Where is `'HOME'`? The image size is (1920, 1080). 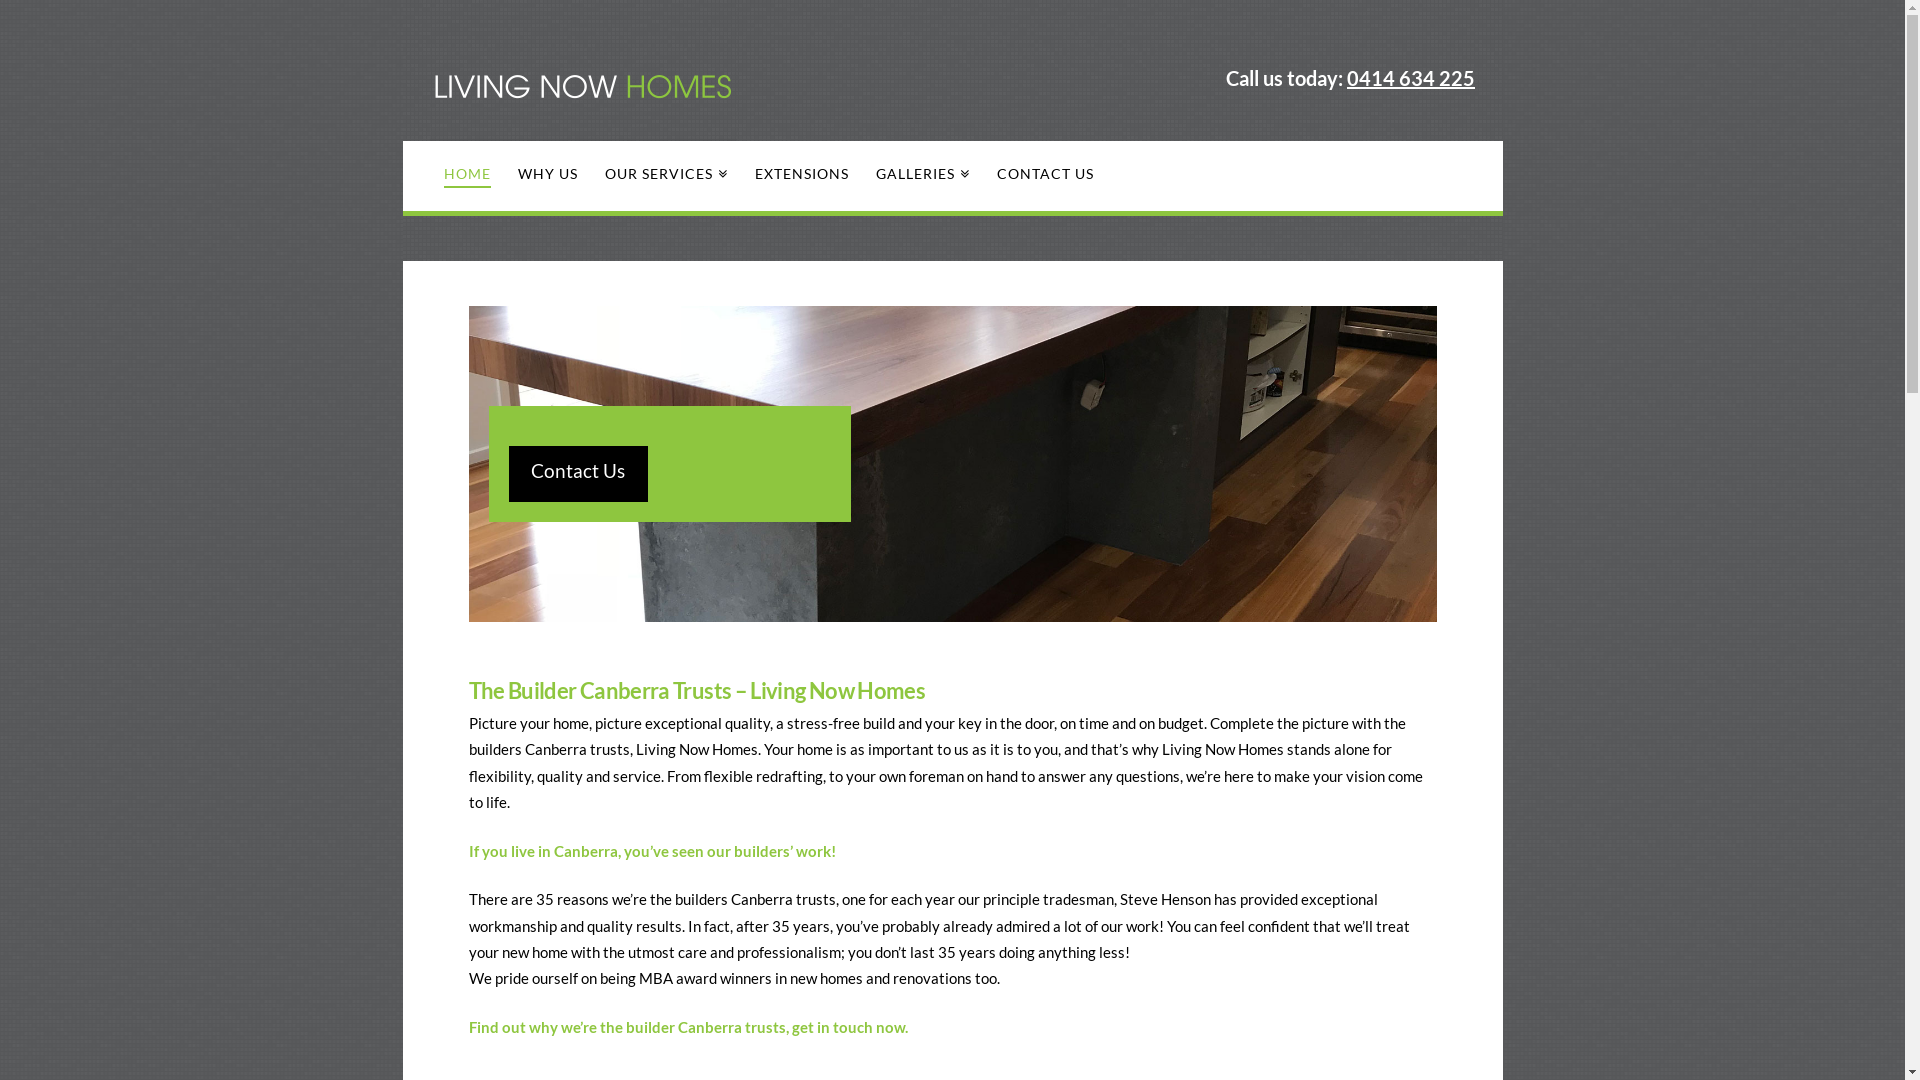 'HOME' is located at coordinates (465, 175).